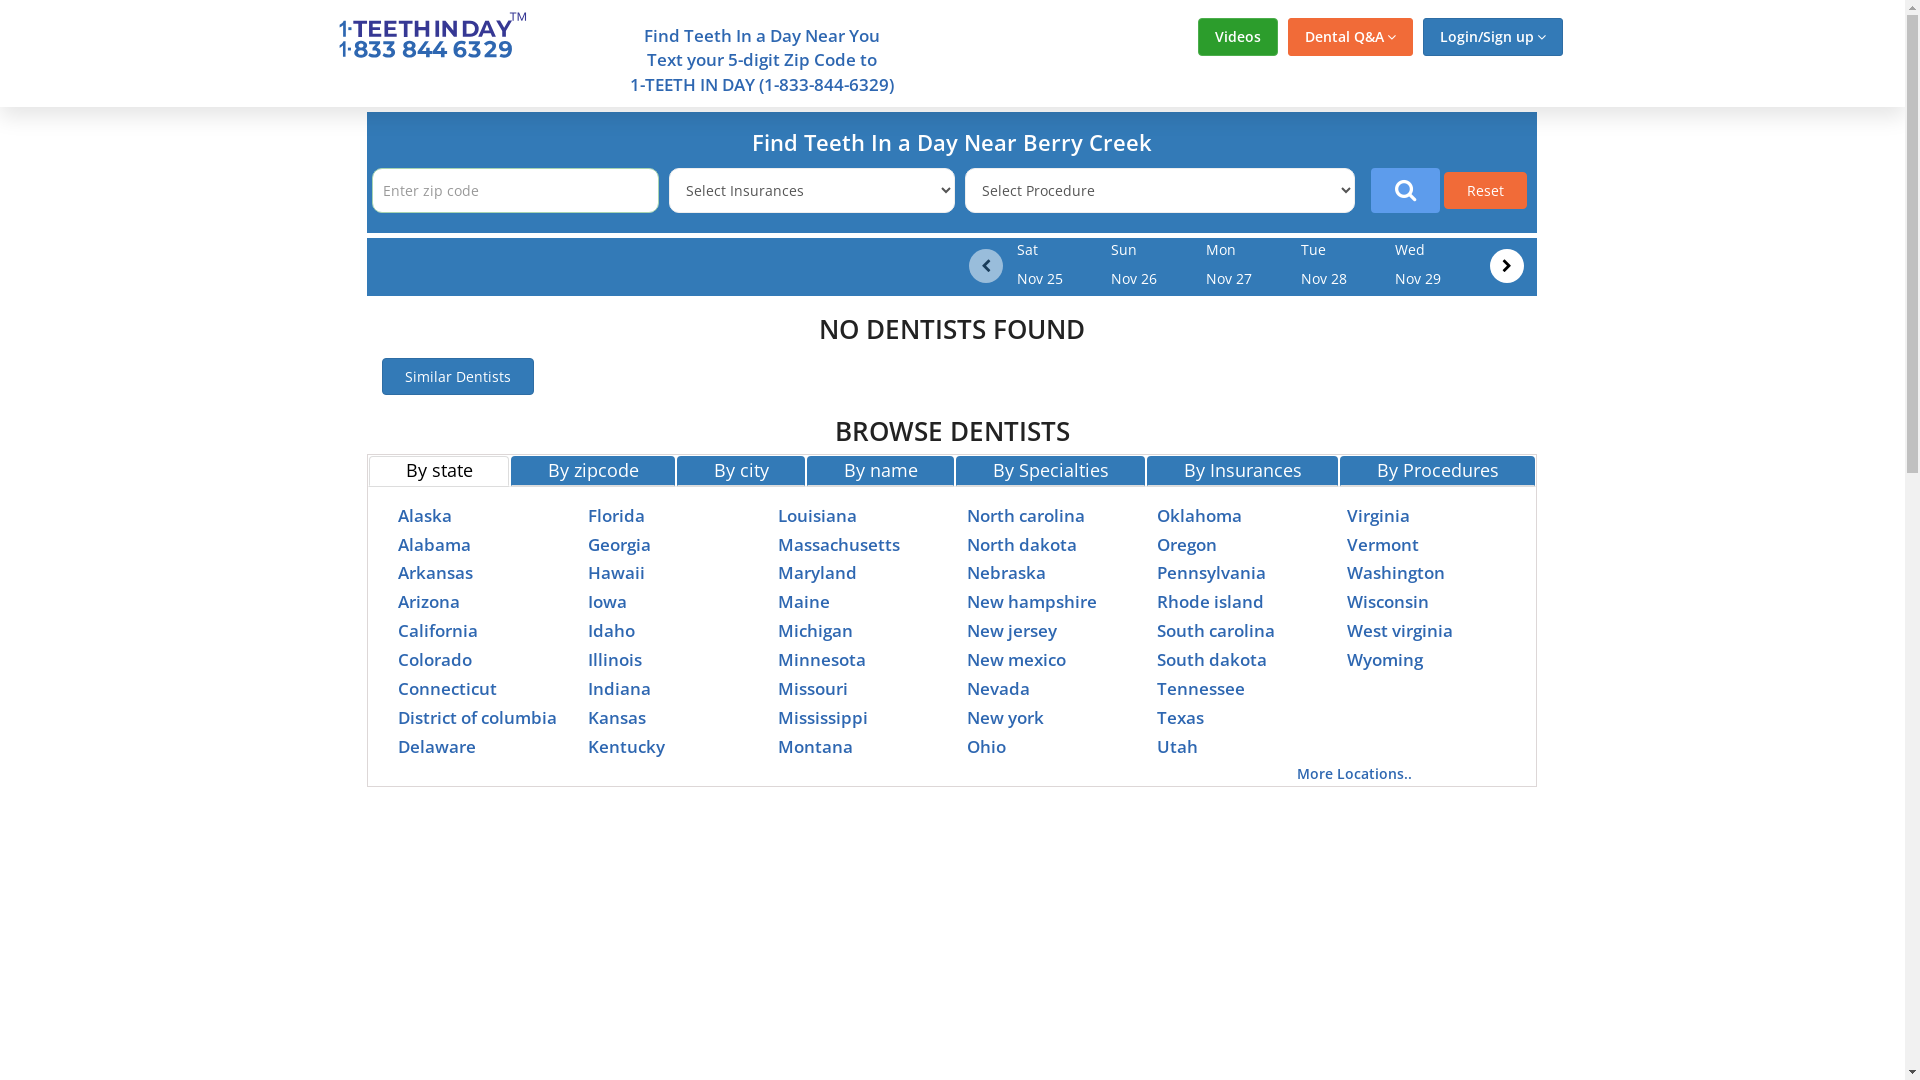 The width and height of the screenshot is (1920, 1080). What do you see at coordinates (427, 600) in the screenshot?
I see `'Arizona'` at bounding box center [427, 600].